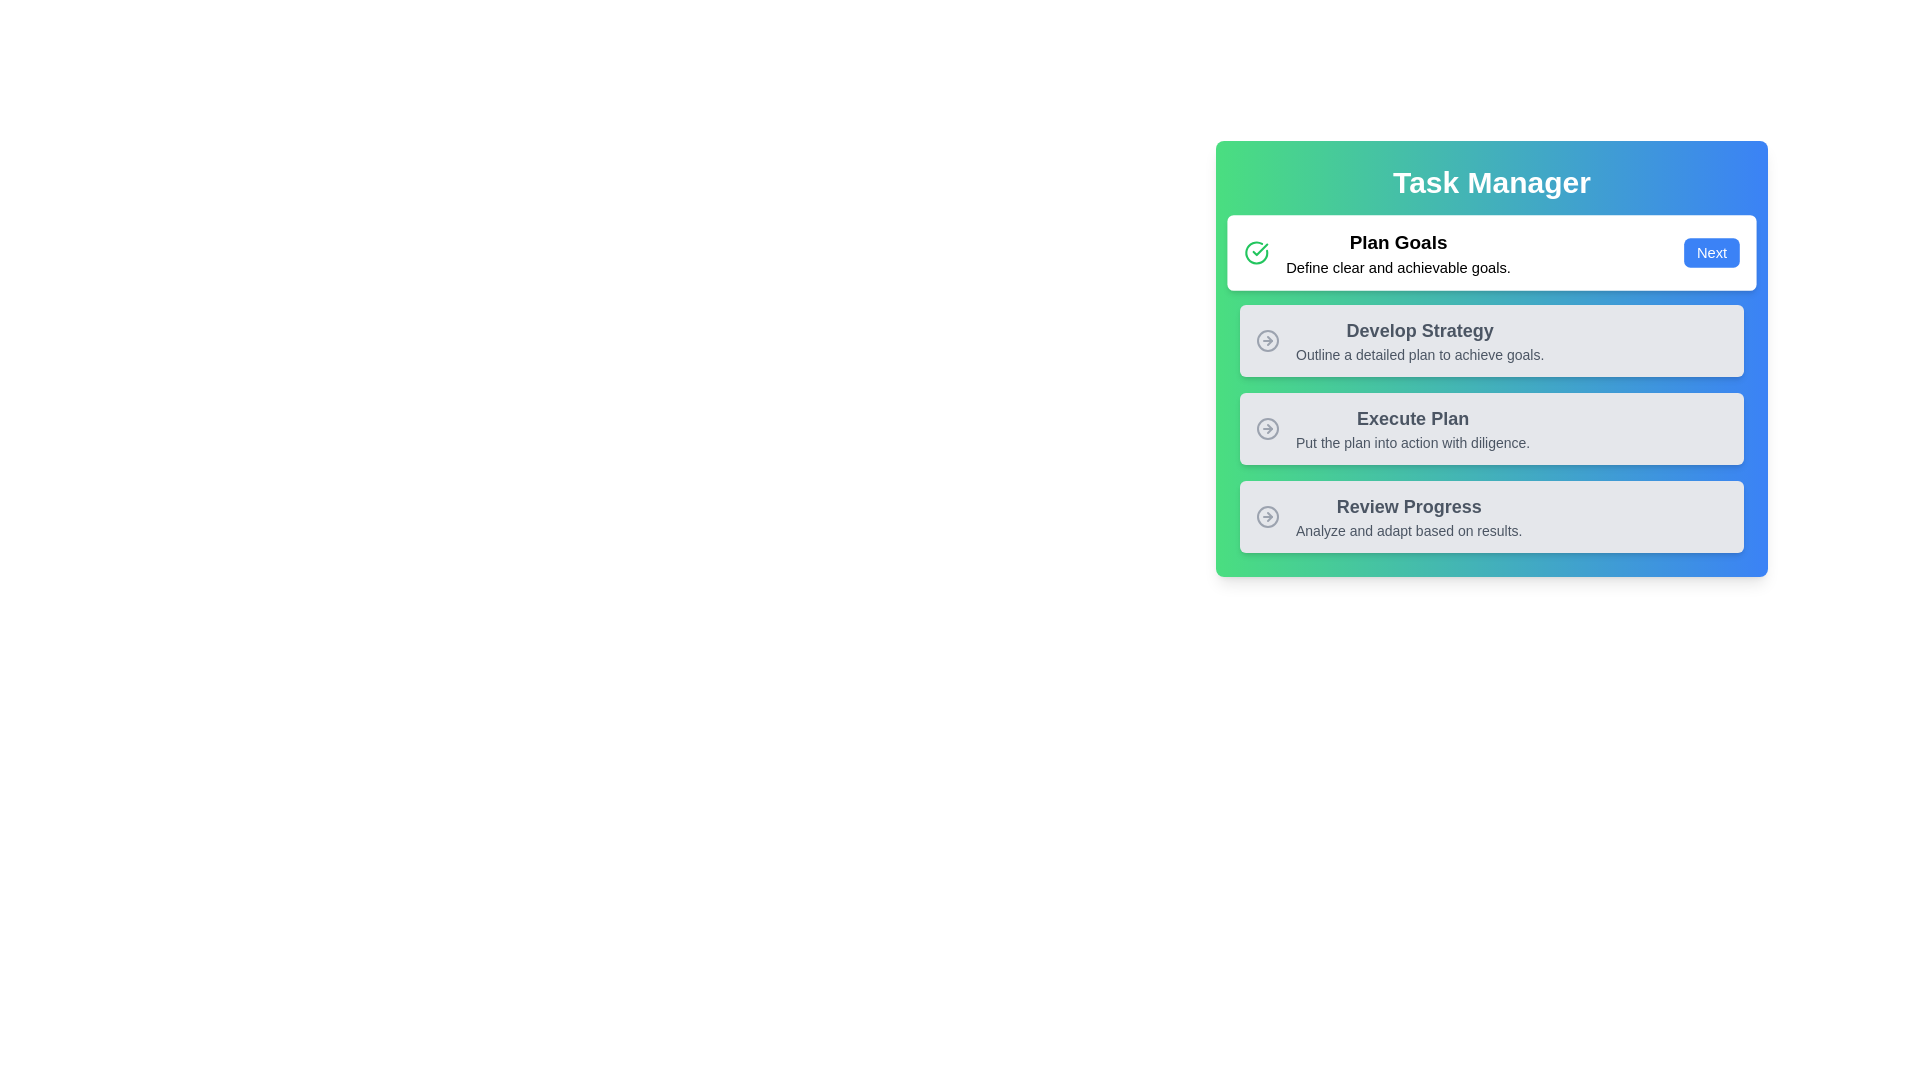 This screenshot has height=1080, width=1920. Describe the element at coordinates (1419, 339) in the screenshot. I see `text content of the informational block displaying the 'Develop Strategy' task in the 'Task Manager' section, located below 'Plan Goals.'` at that location.